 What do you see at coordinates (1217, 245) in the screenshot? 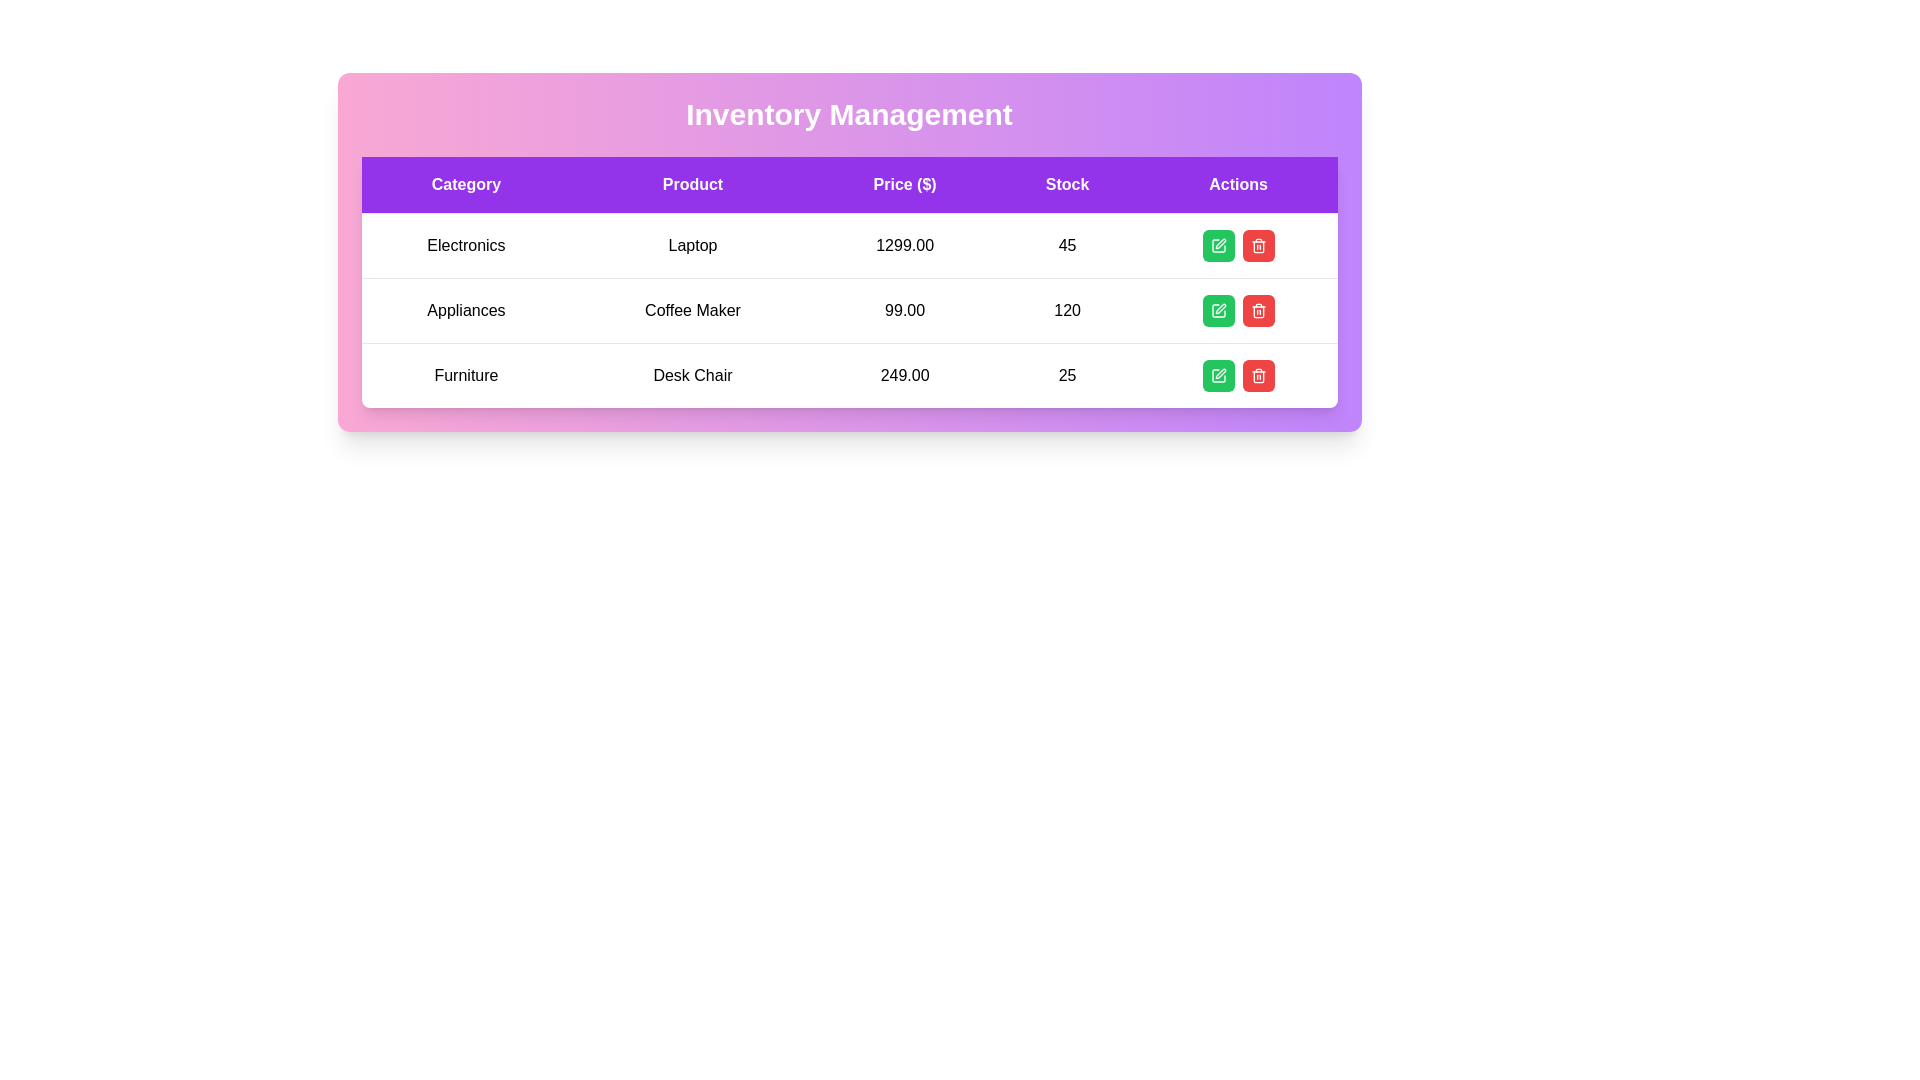
I see `the edit button in the 'Actions' column of the first row for the 'Electronics - Laptop' entry` at bounding box center [1217, 245].